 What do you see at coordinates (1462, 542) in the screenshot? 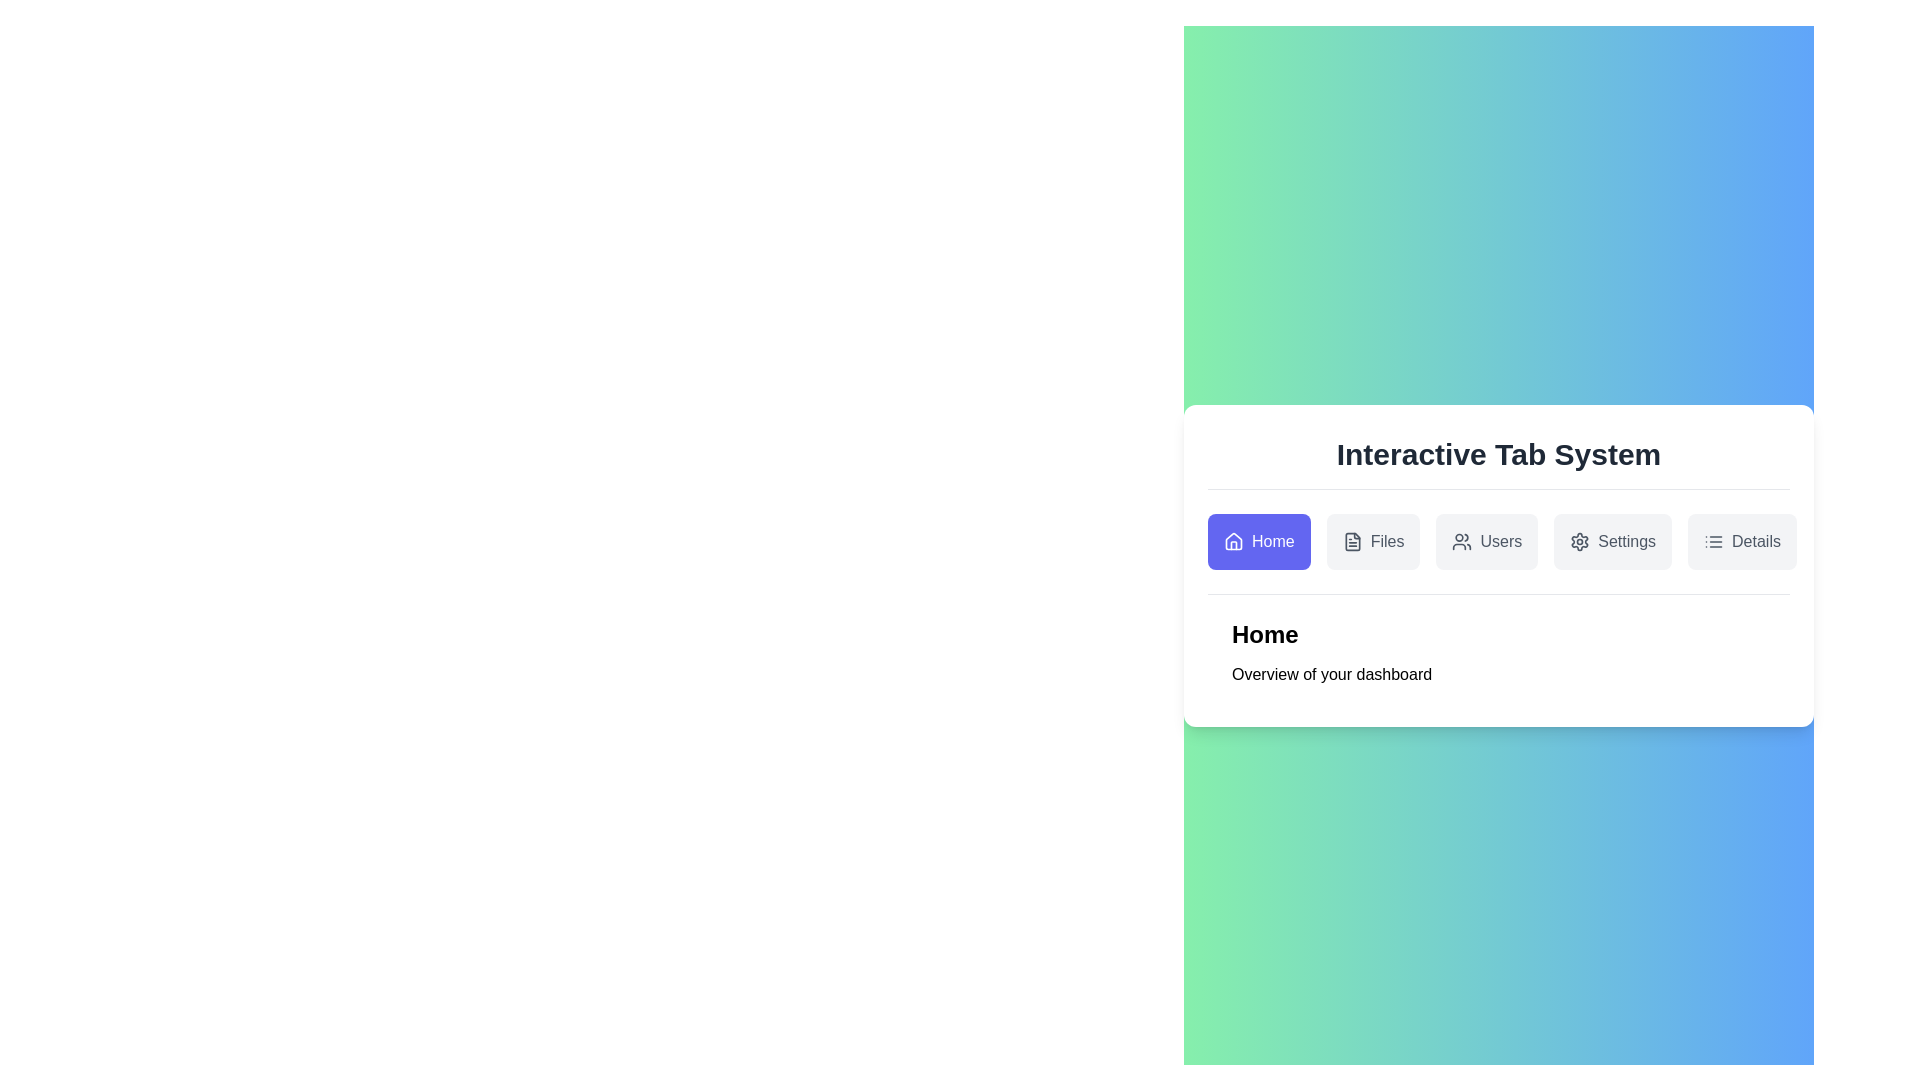
I see `the small SVG icon representing a pair of abstract user icons located on the 'Users' tab in the tab bar, positioned between the 'Files' and 'Settings' tabs` at bounding box center [1462, 542].